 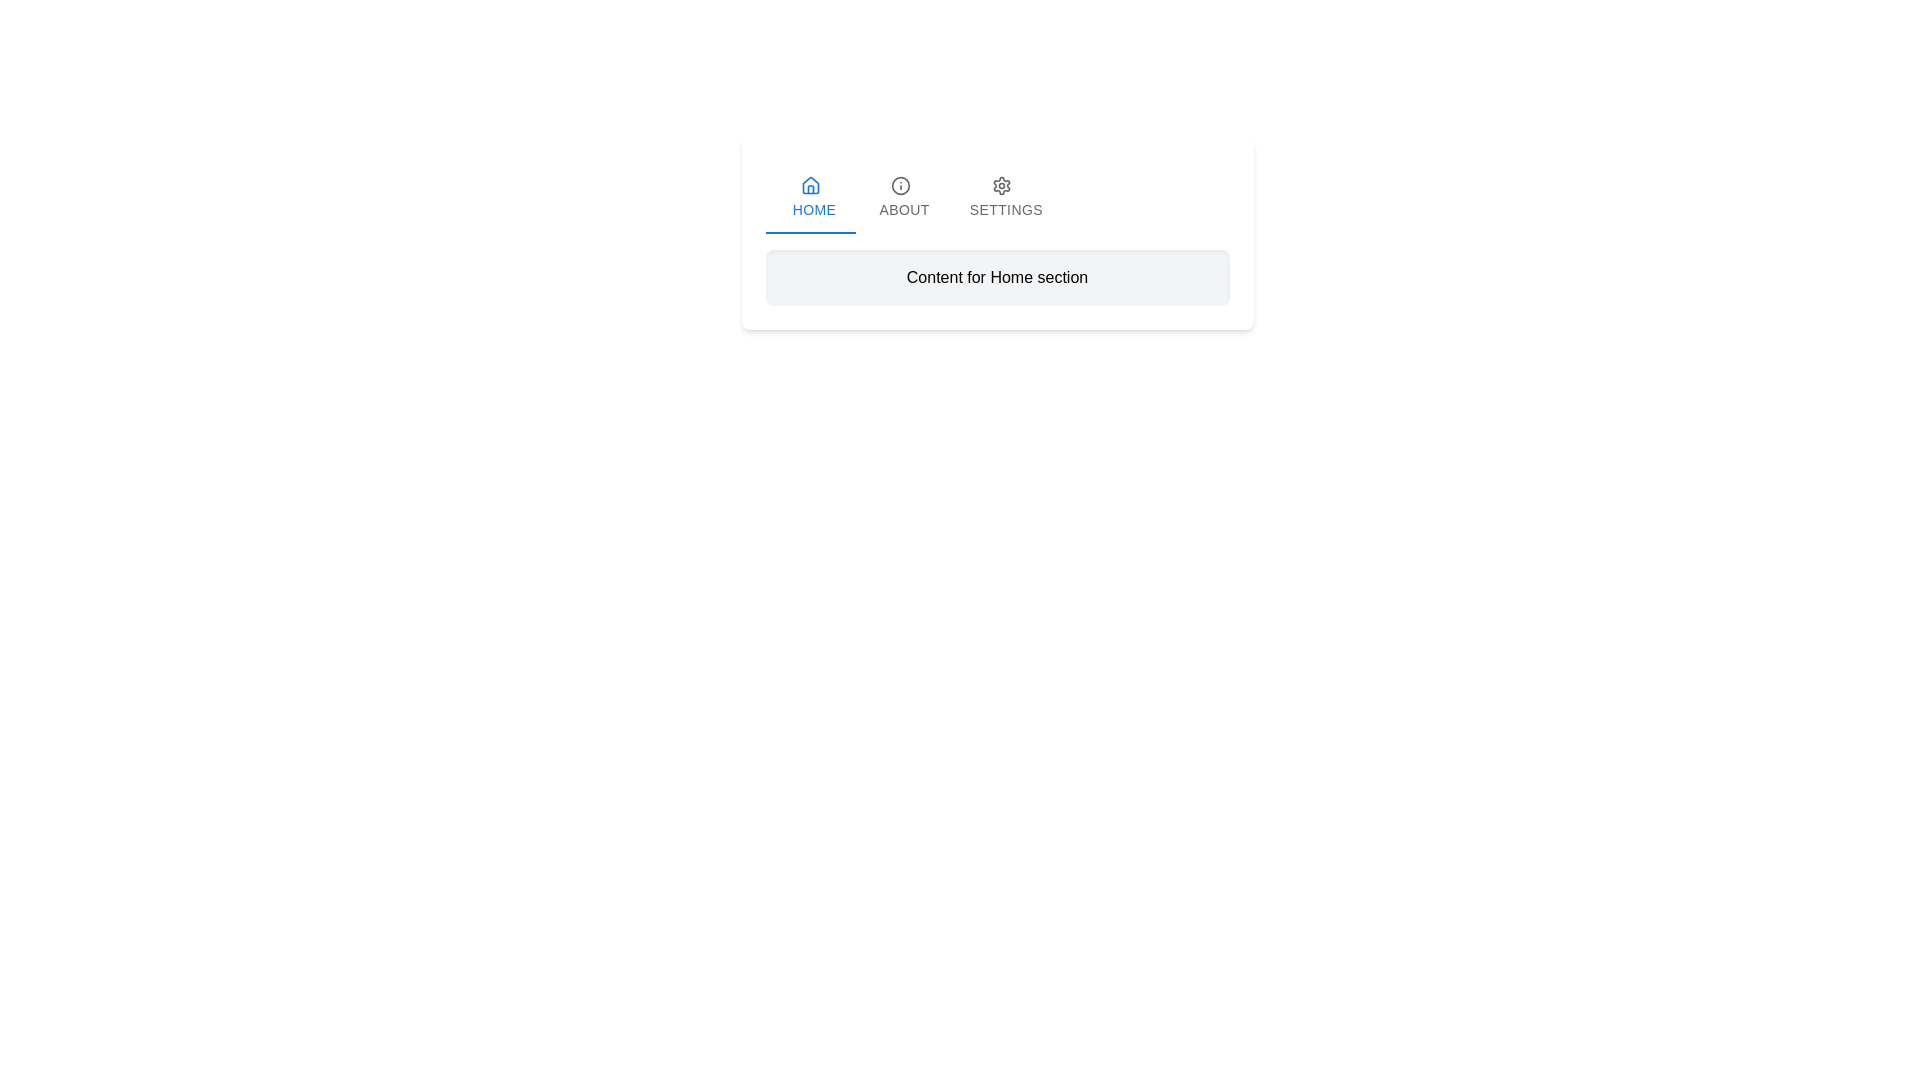 What do you see at coordinates (1002, 186) in the screenshot?
I see `the Settings SVG icon located in the navigation bar` at bounding box center [1002, 186].